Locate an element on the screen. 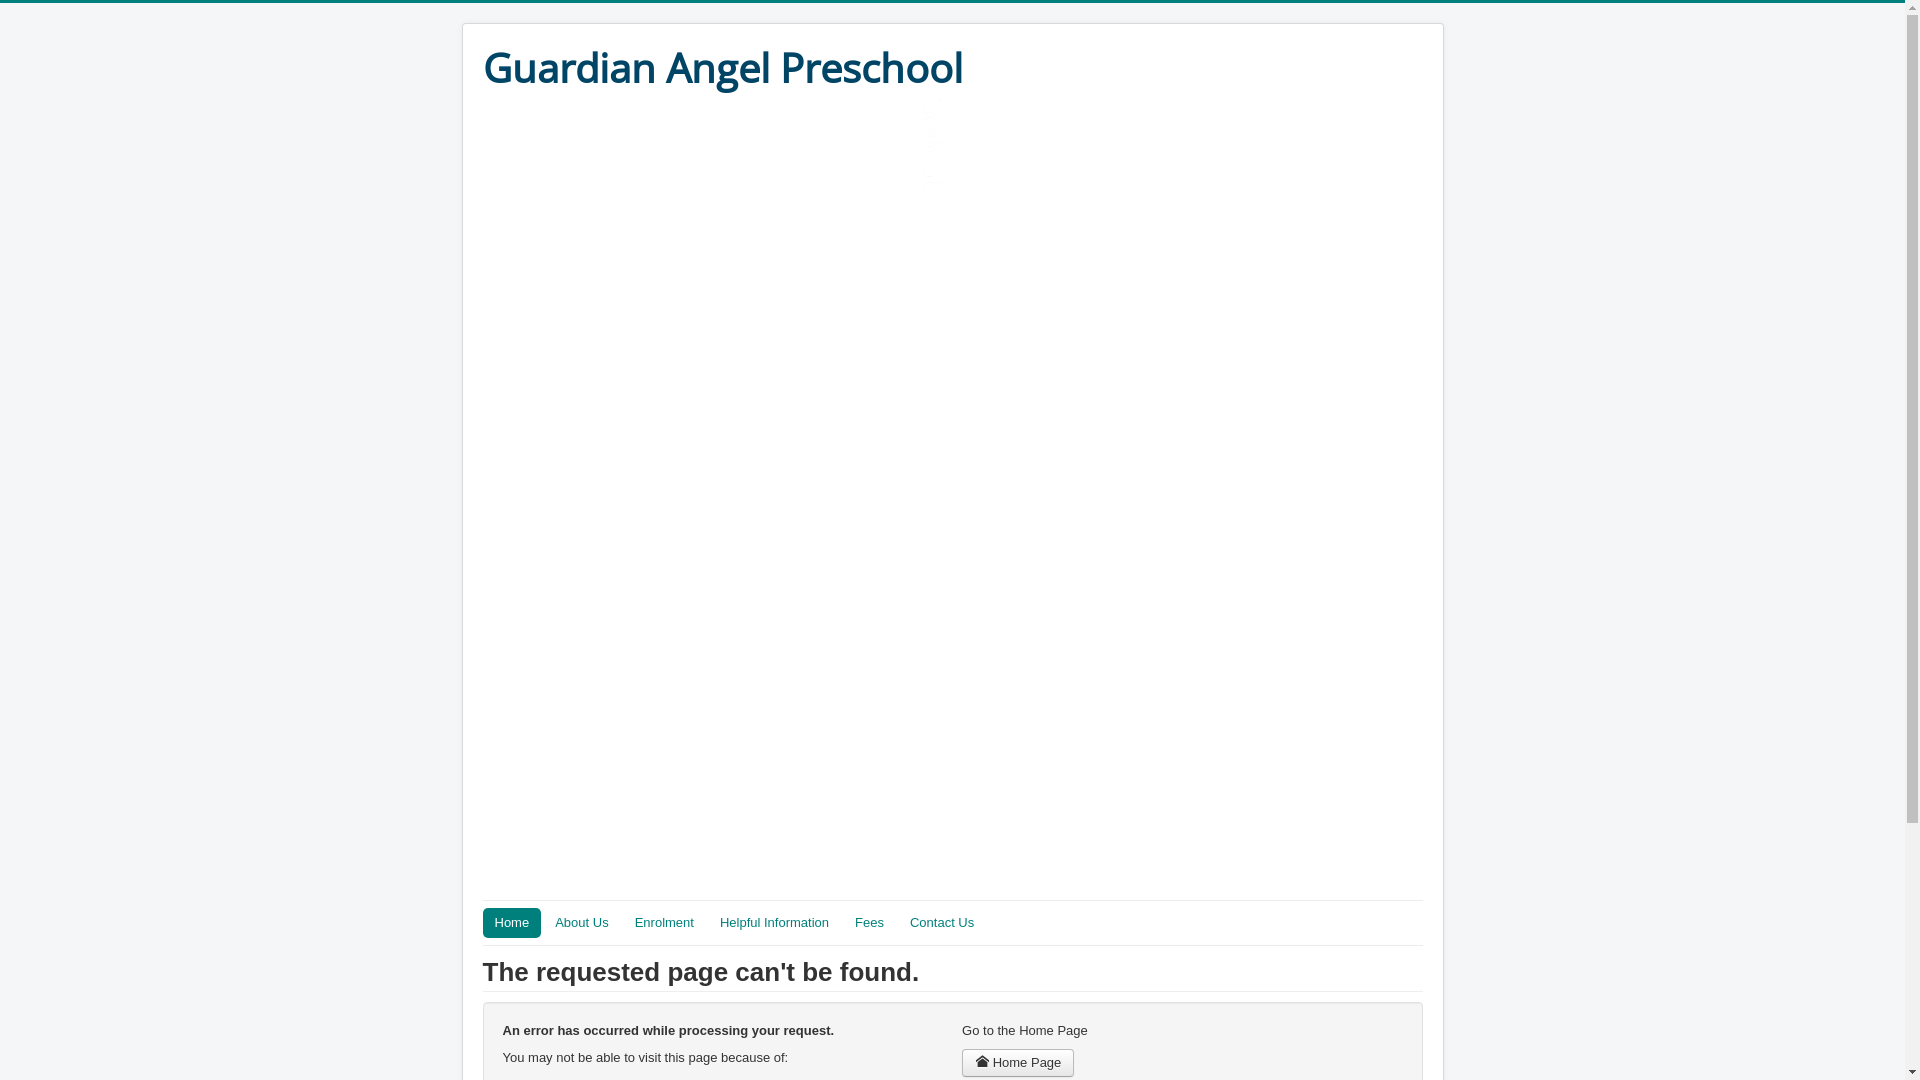 This screenshot has height=1080, width=1920. 'Contact Us' is located at coordinates (896, 922).